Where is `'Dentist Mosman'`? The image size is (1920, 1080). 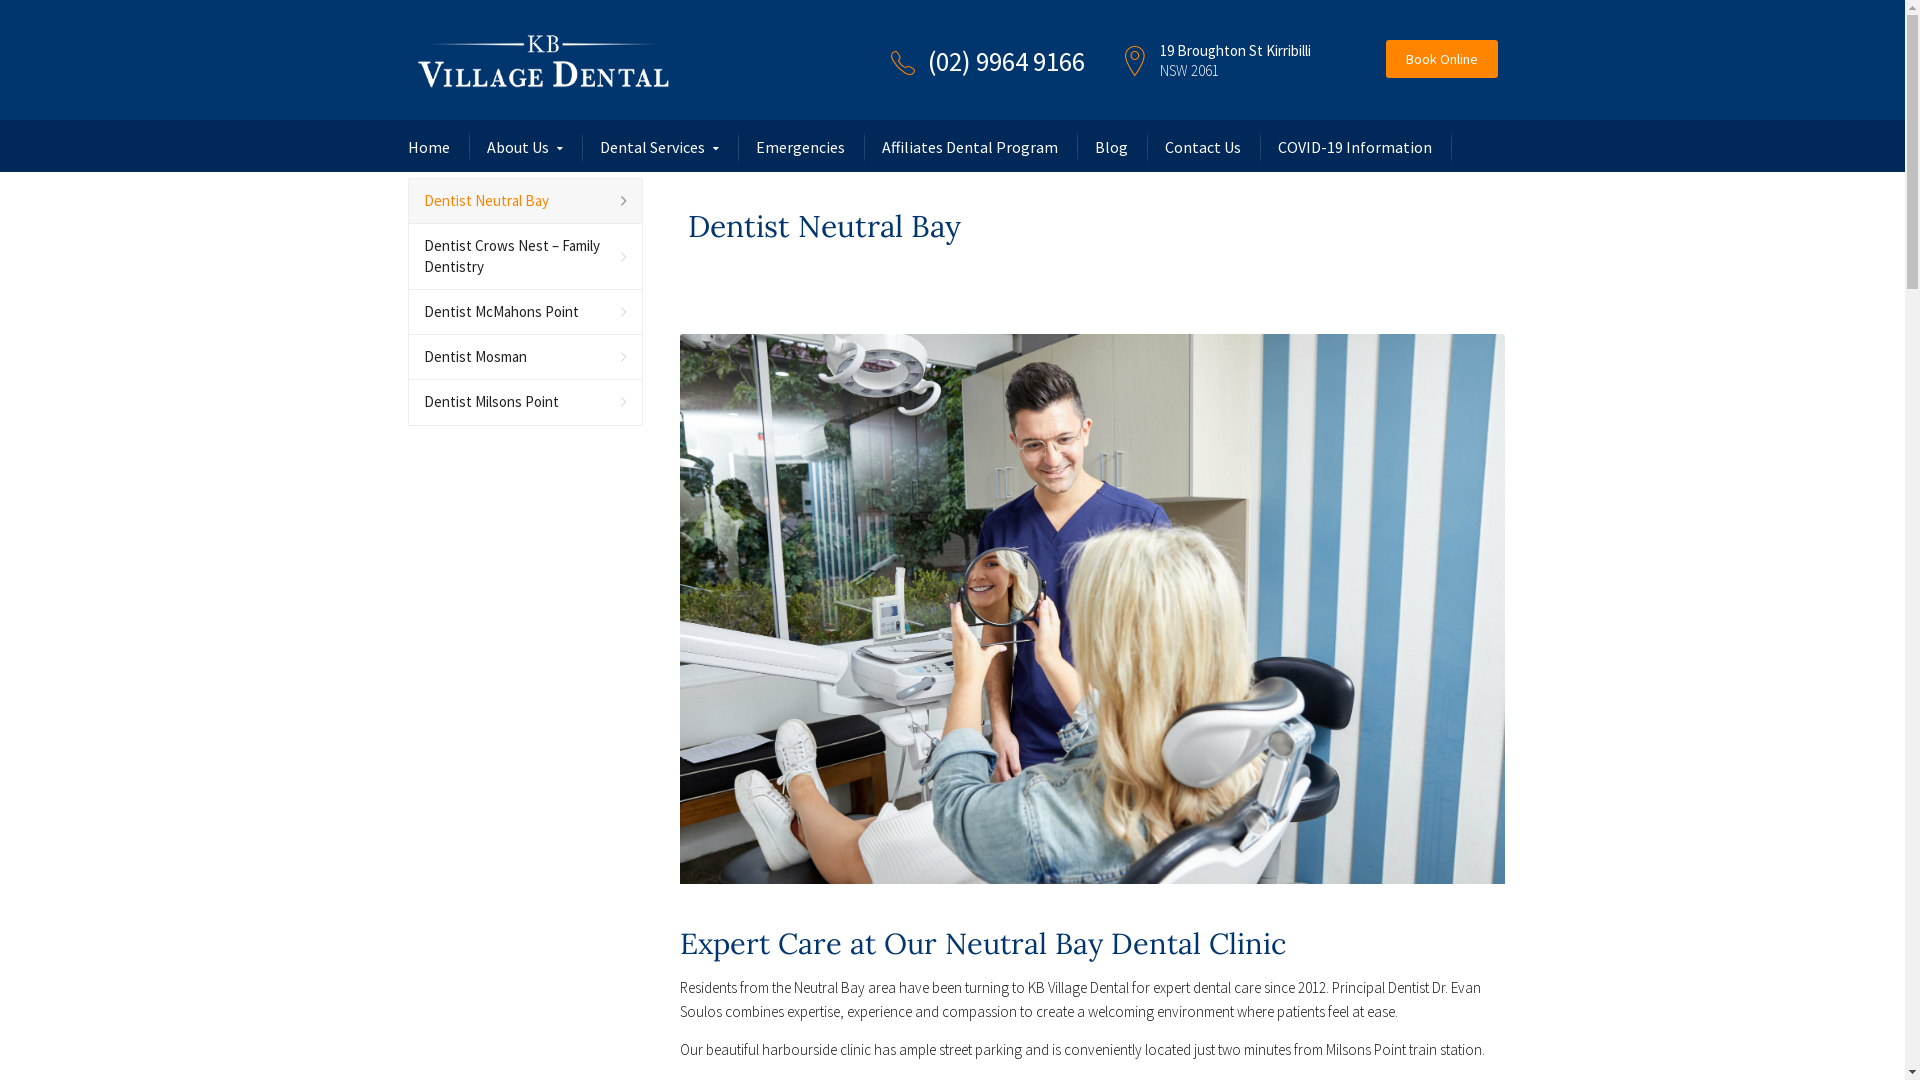
'Dentist Mosman' is located at coordinates (407, 356).